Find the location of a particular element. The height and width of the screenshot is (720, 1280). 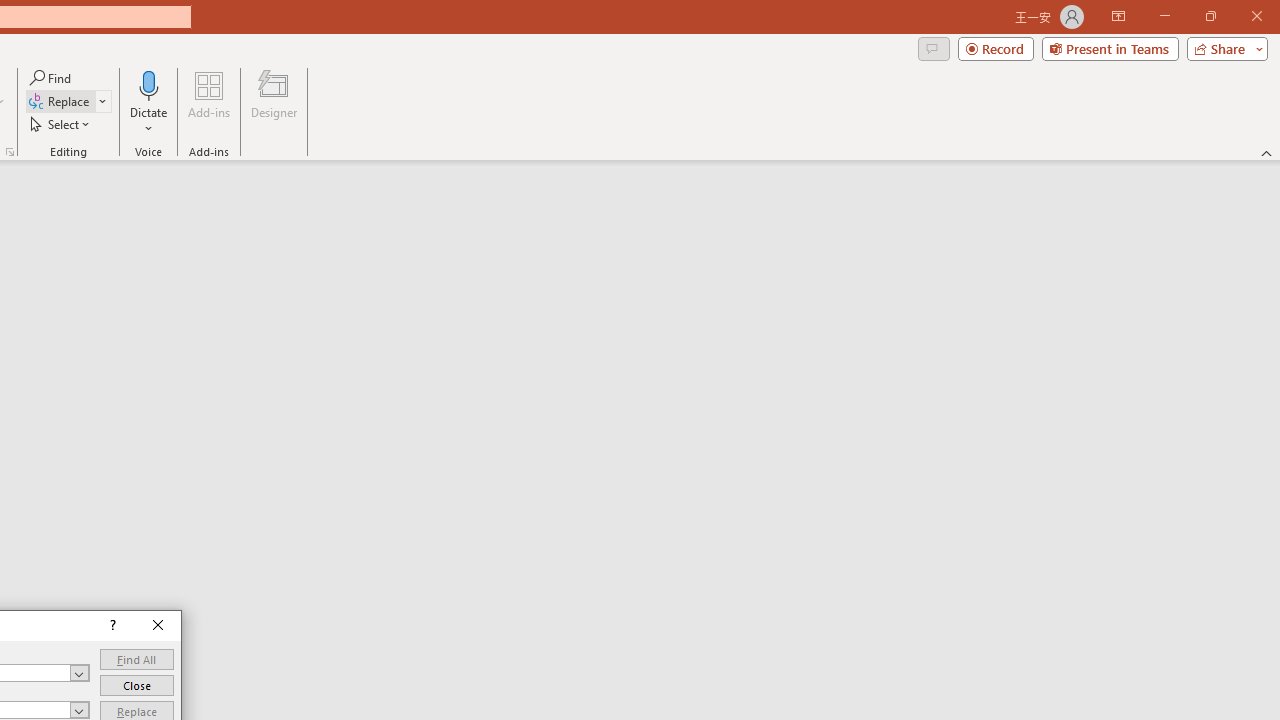

'Find...' is located at coordinates (51, 77).